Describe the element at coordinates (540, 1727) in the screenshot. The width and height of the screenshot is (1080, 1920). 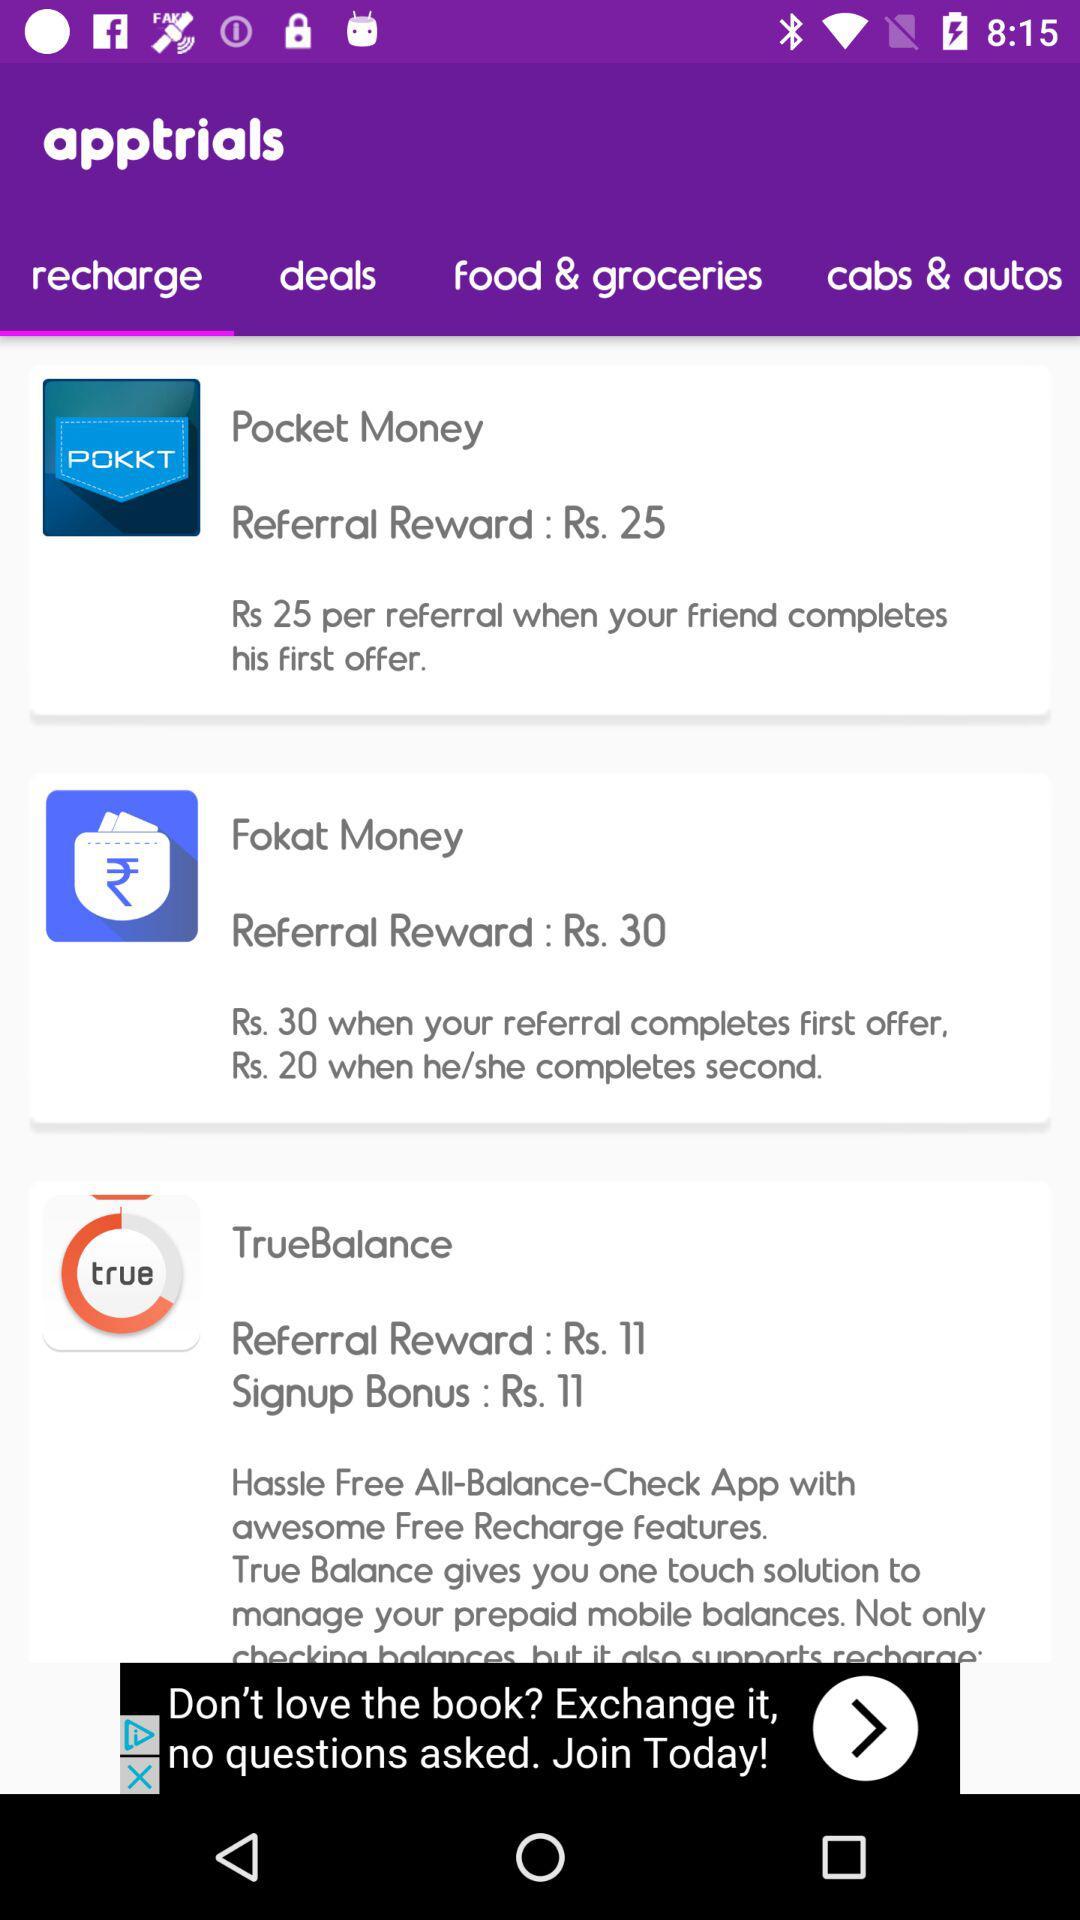
I see `advertisement box` at that location.